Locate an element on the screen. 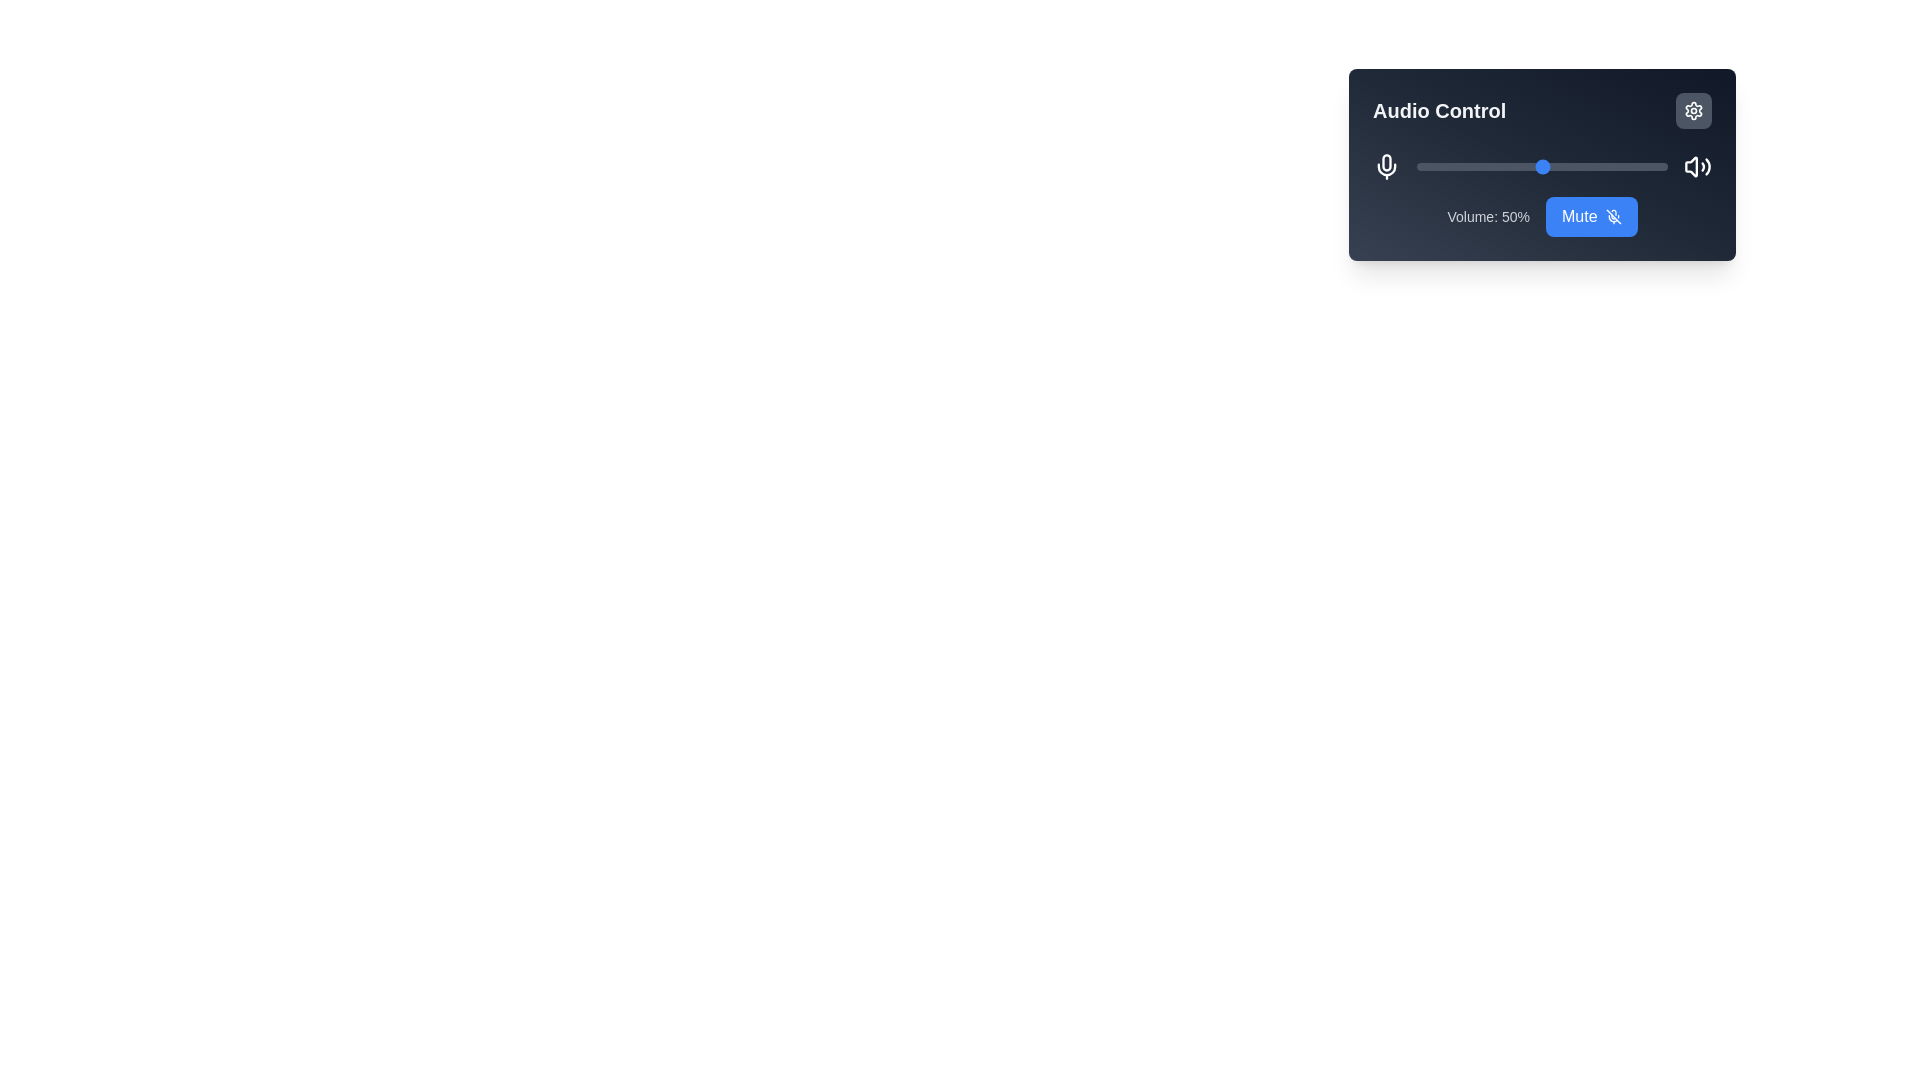 Image resolution: width=1920 pixels, height=1080 pixels. the audio volume is located at coordinates (1600, 165).